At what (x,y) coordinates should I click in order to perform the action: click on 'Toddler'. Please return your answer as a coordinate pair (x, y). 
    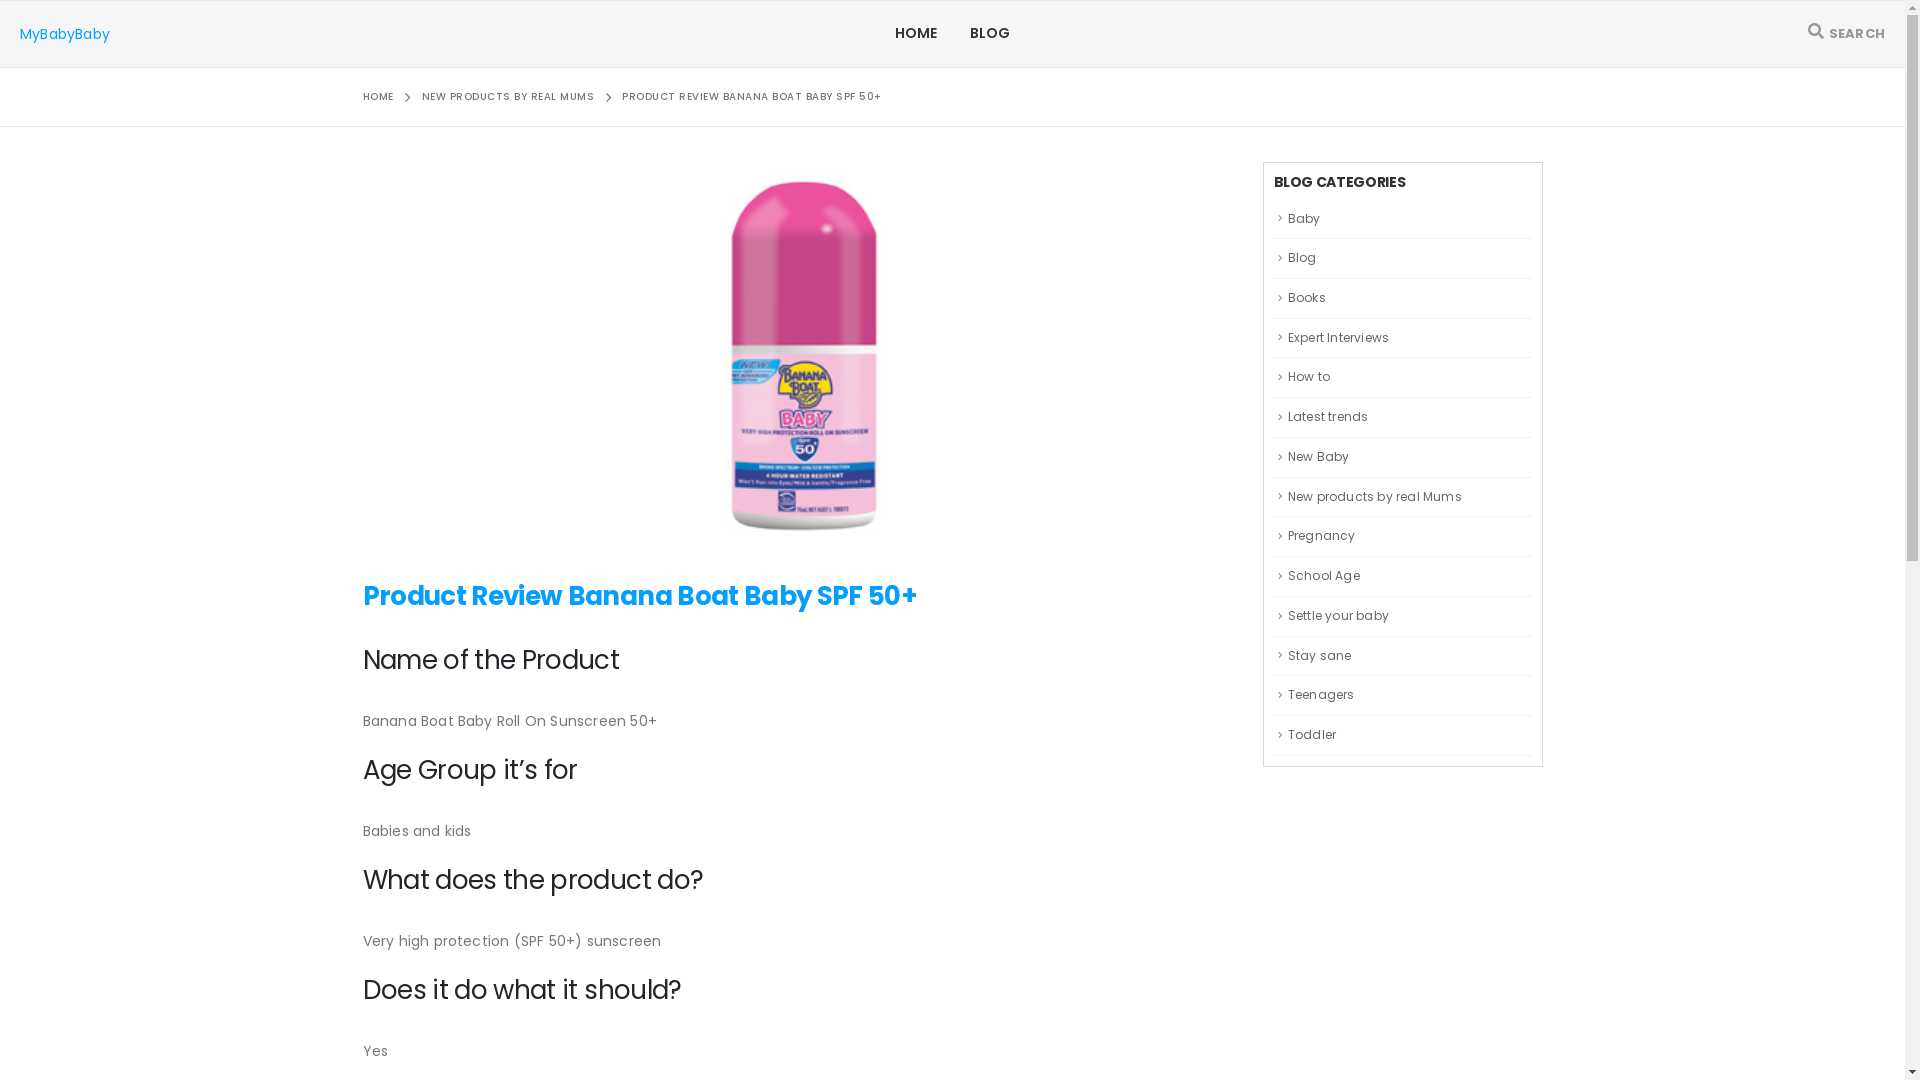
    Looking at the image, I should click on (1311, 734).